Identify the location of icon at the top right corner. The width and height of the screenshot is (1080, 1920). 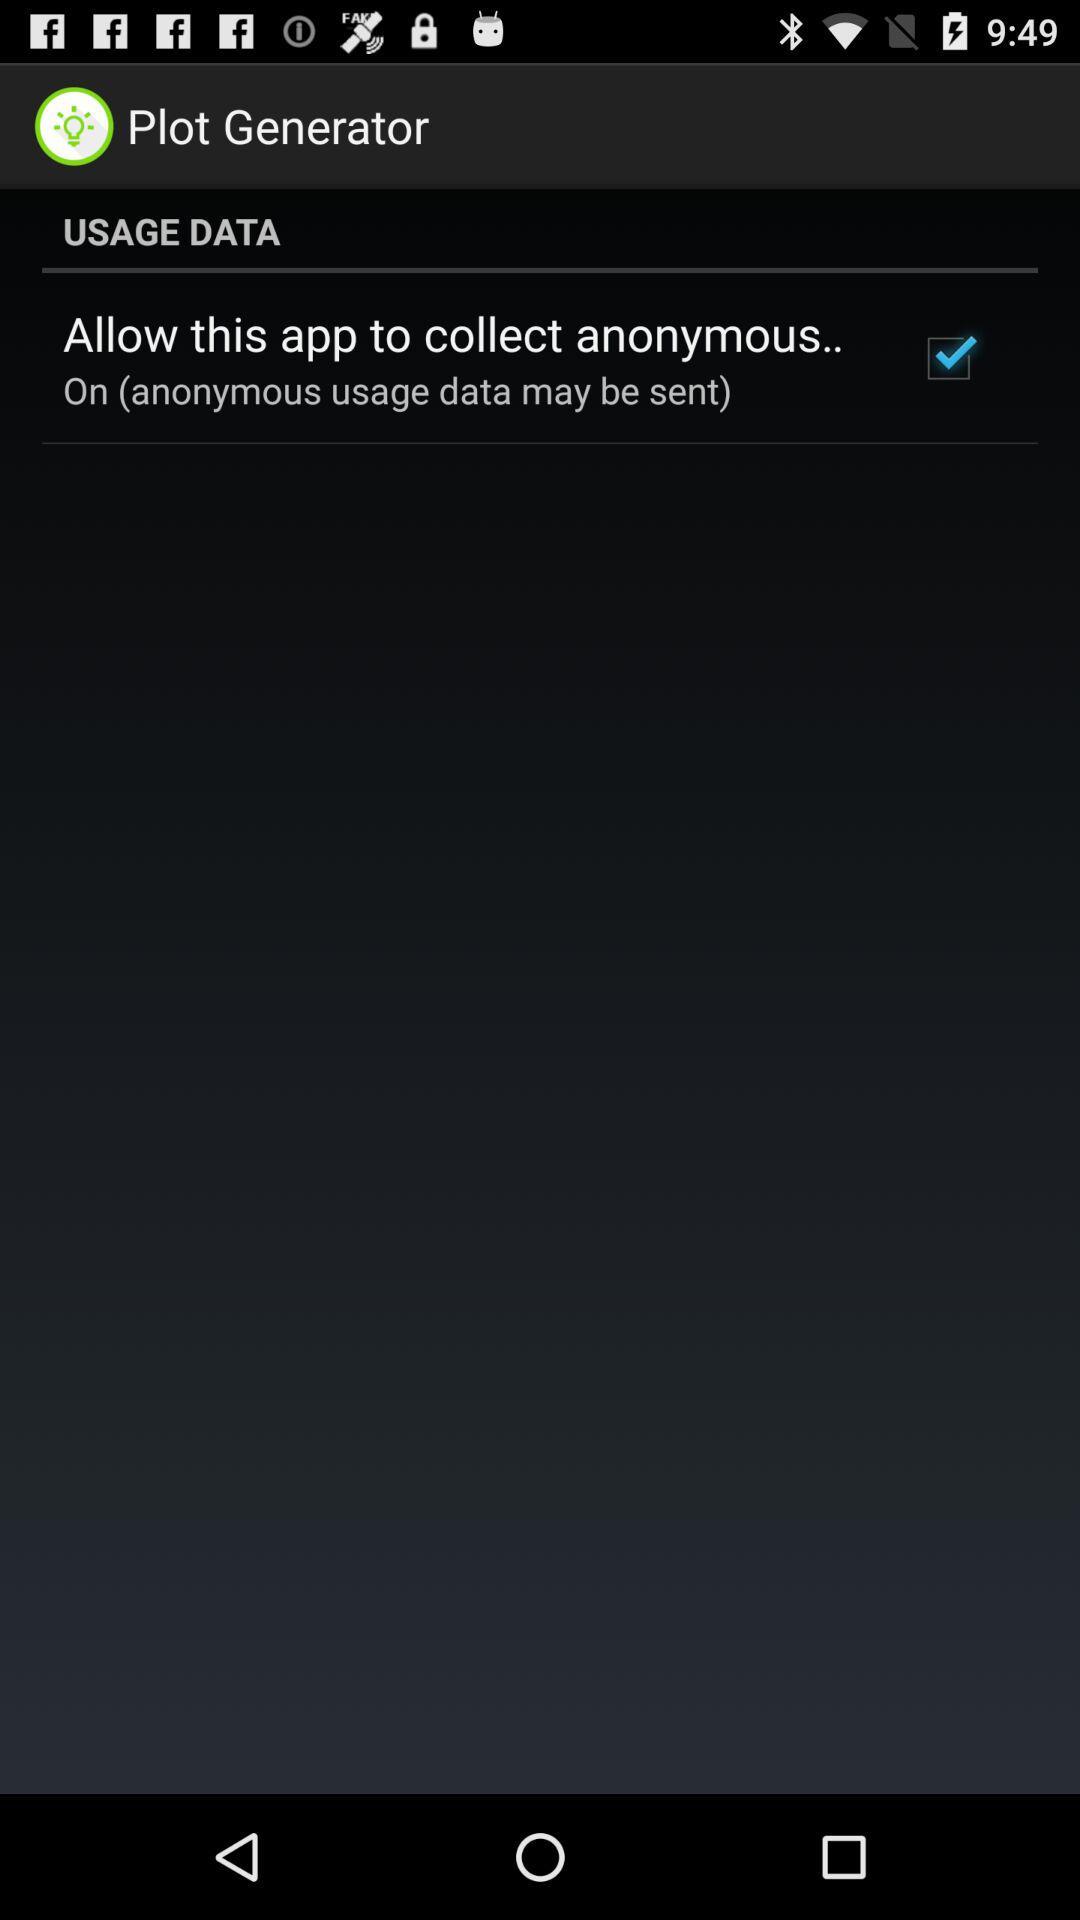
(947, 358).